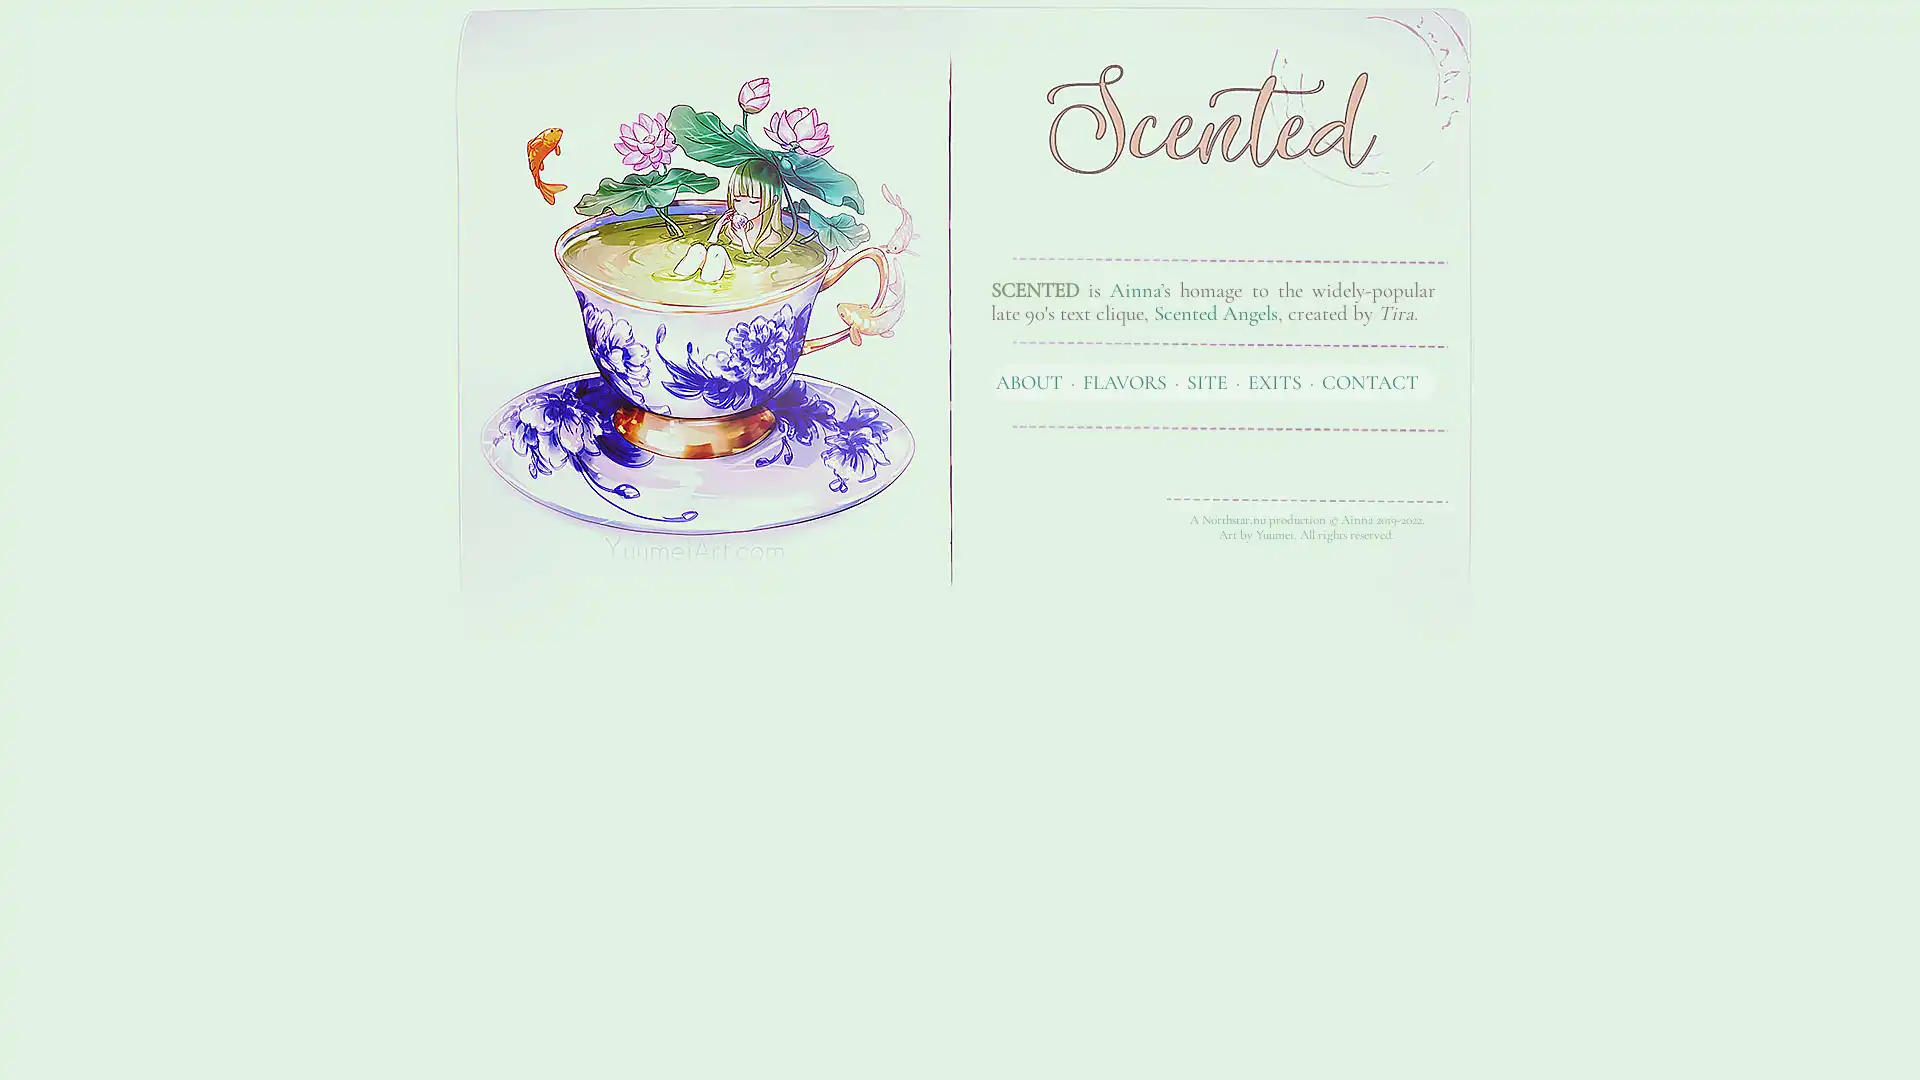 This screenshot has width=1920, height=1080. I want to click on SITE, so click(1206, 381).